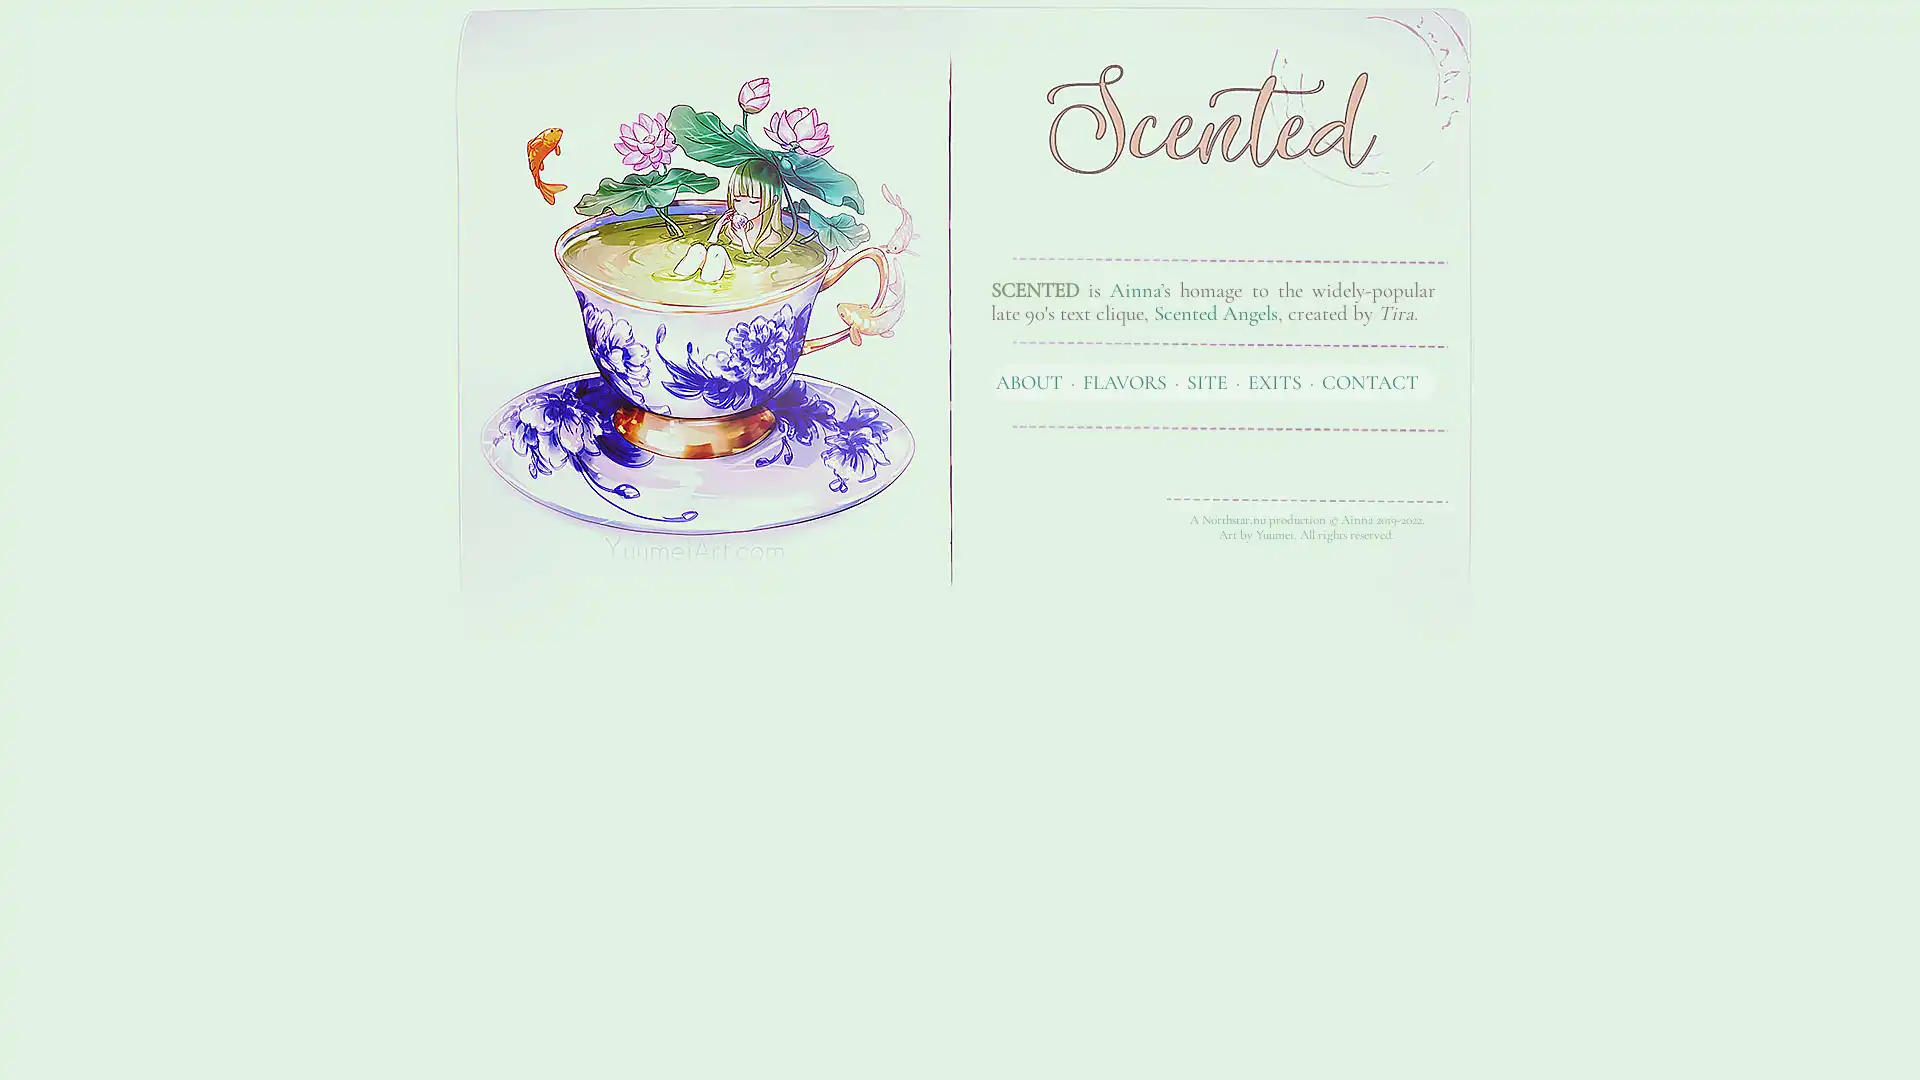 This screenshot has width=1920, height=1080. I want to click on SITE, so click(1206, 381).